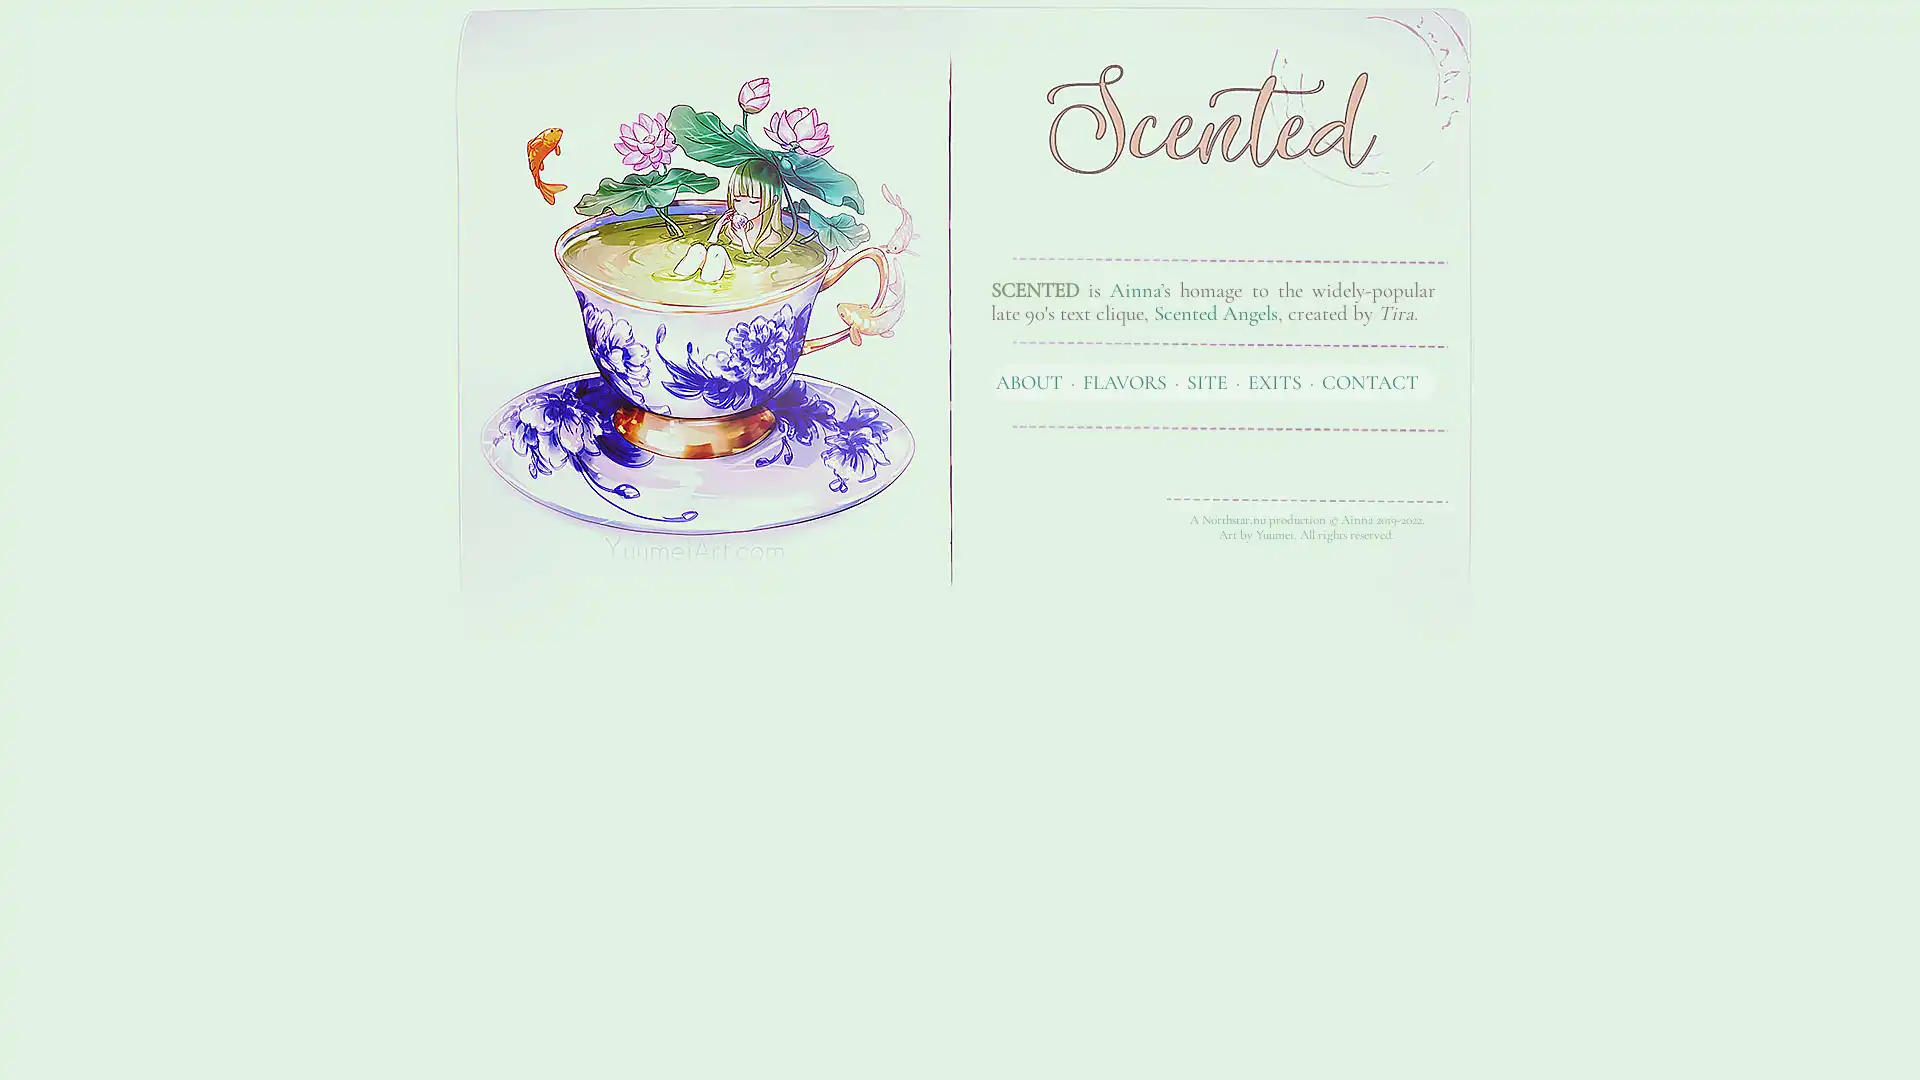 This screenshot has width=1920, height=1080. I want to click on SITE, so click(1206, 381).